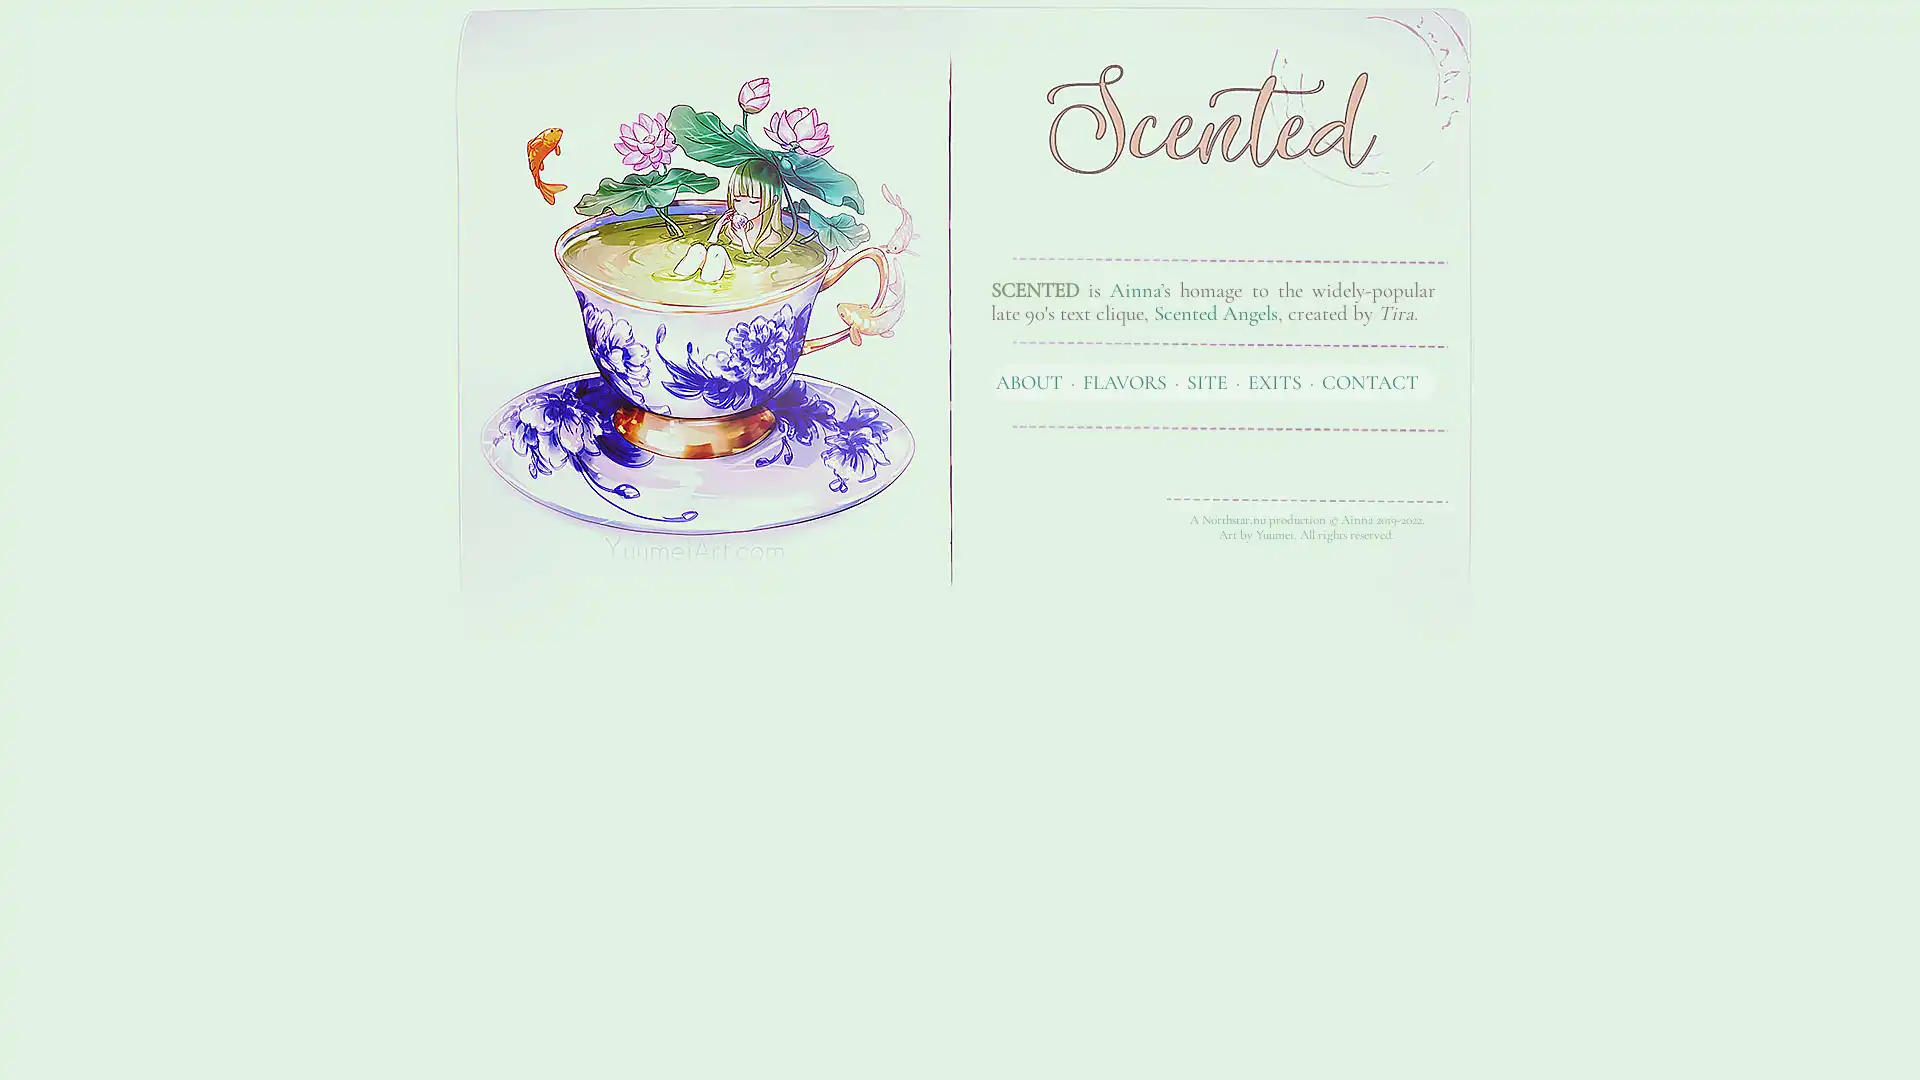 This screenshot has width=1920, height=1080. I want to click on SITE, so click(1206, 381).